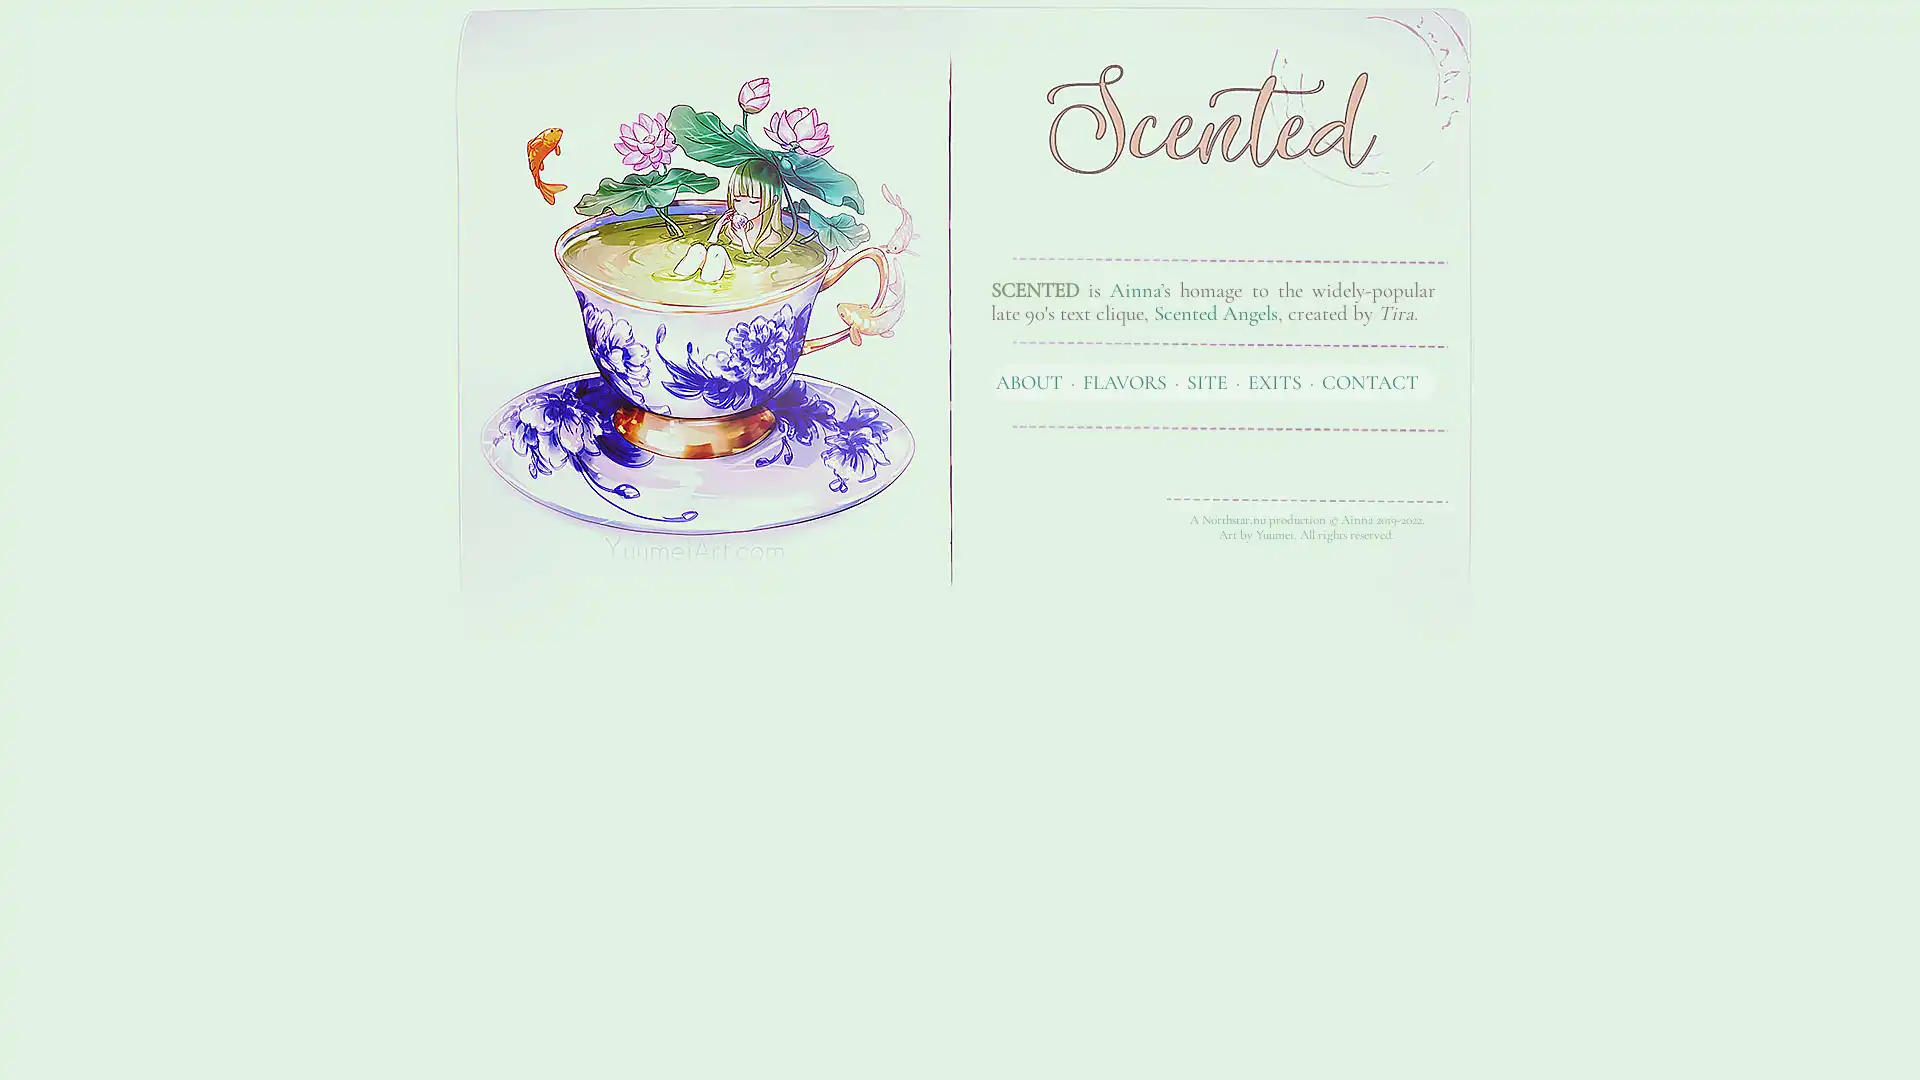 This screenshot has width=1920, height=1080. I want to click on SITE, so click(1206, 381).